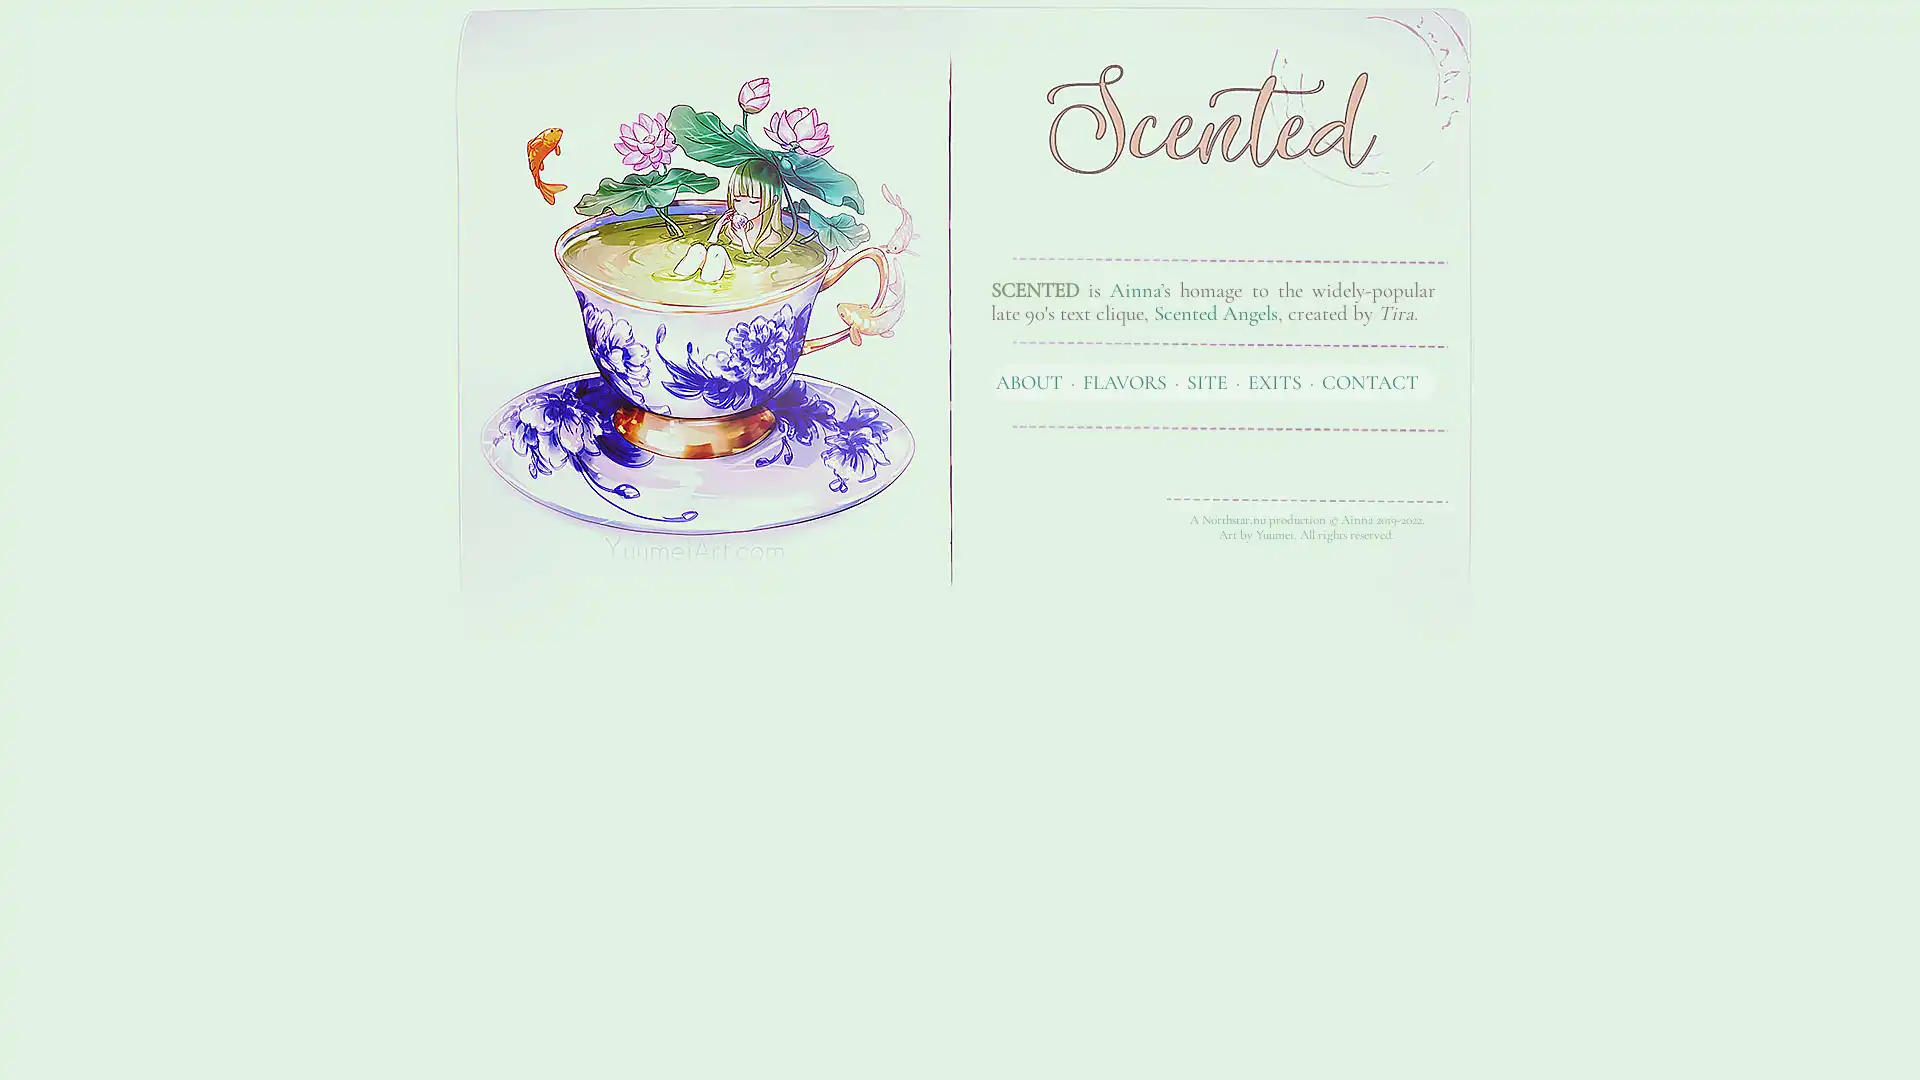 This screenshot has width=1920, height=1080. I want to click on SITE, so click(1206, 381).